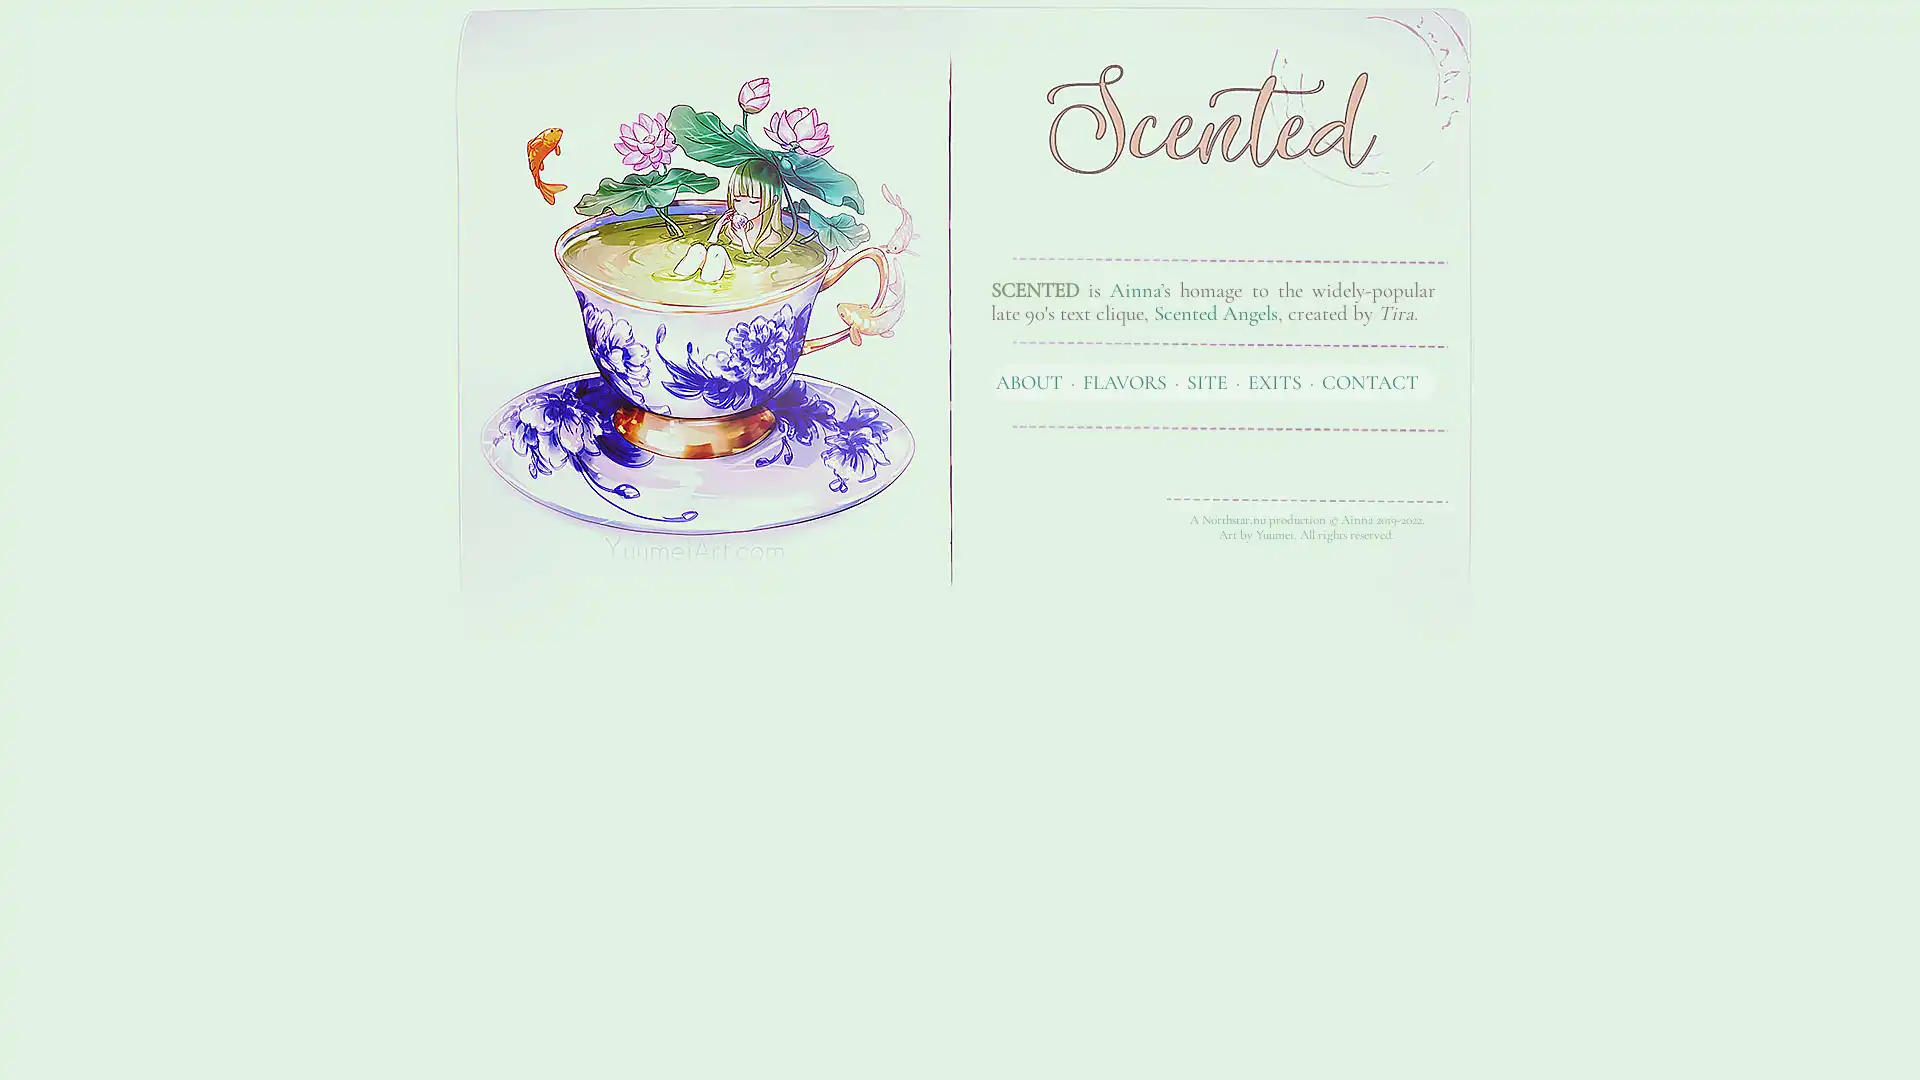 This screenshot has width=1920, height=1080. I want to click on SITE, so click(1206, 381).